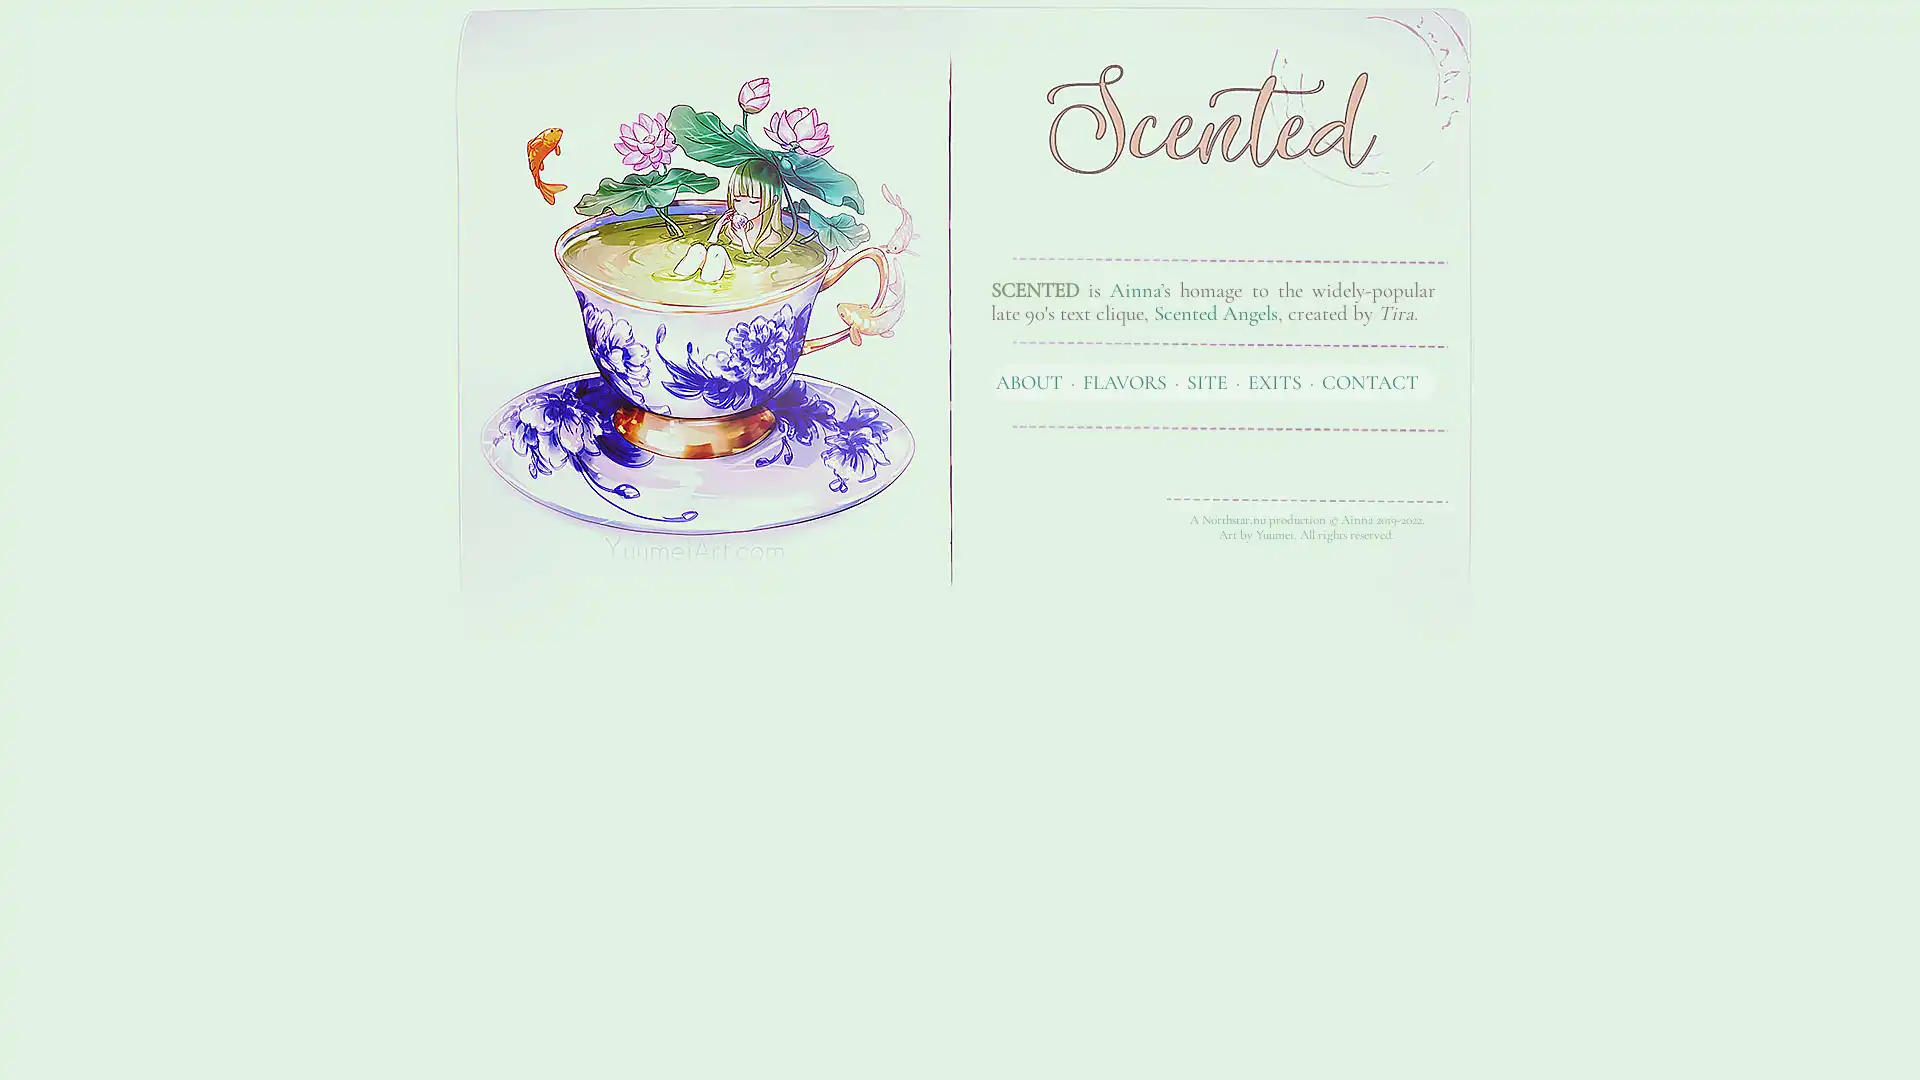 This screenshot has width=1920, height=1080. I want to click on SITE, so click(1206, 381).